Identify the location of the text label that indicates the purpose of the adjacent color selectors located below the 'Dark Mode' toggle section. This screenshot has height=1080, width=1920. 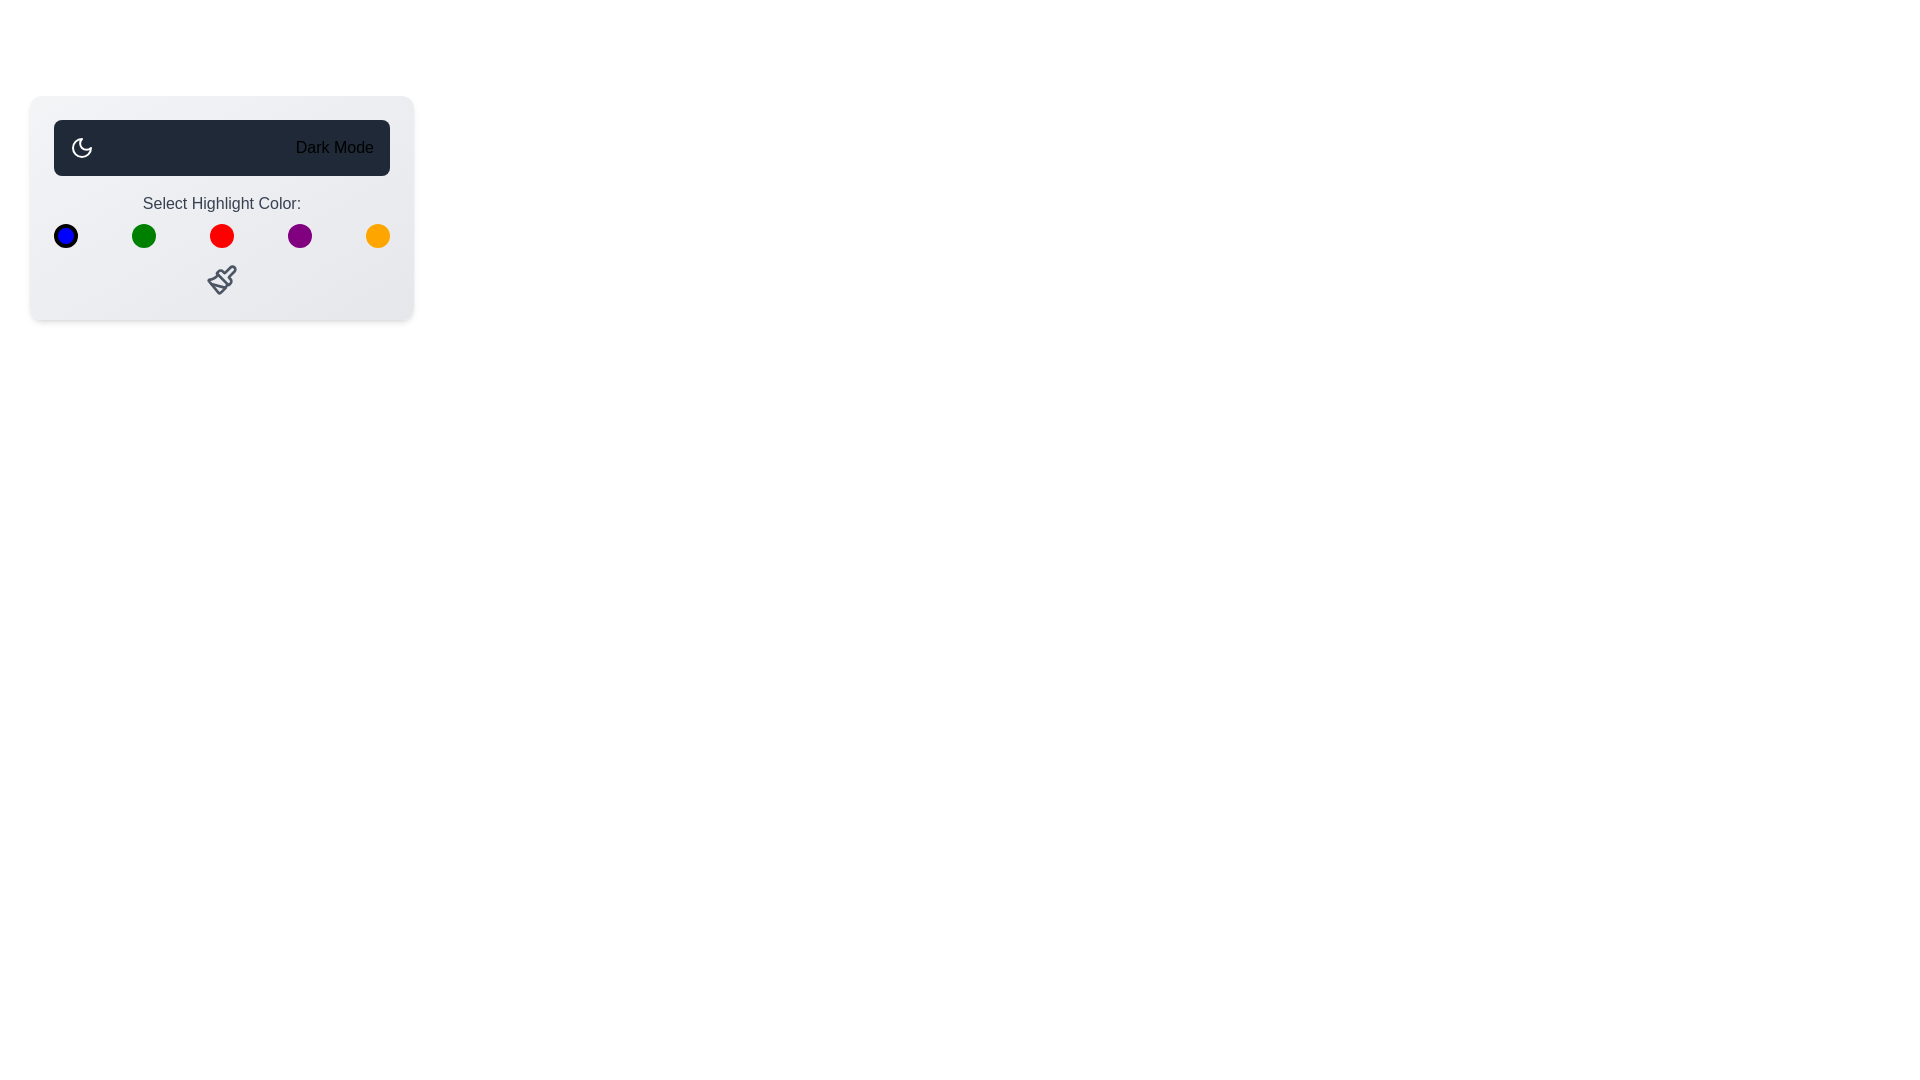
(221, 219).